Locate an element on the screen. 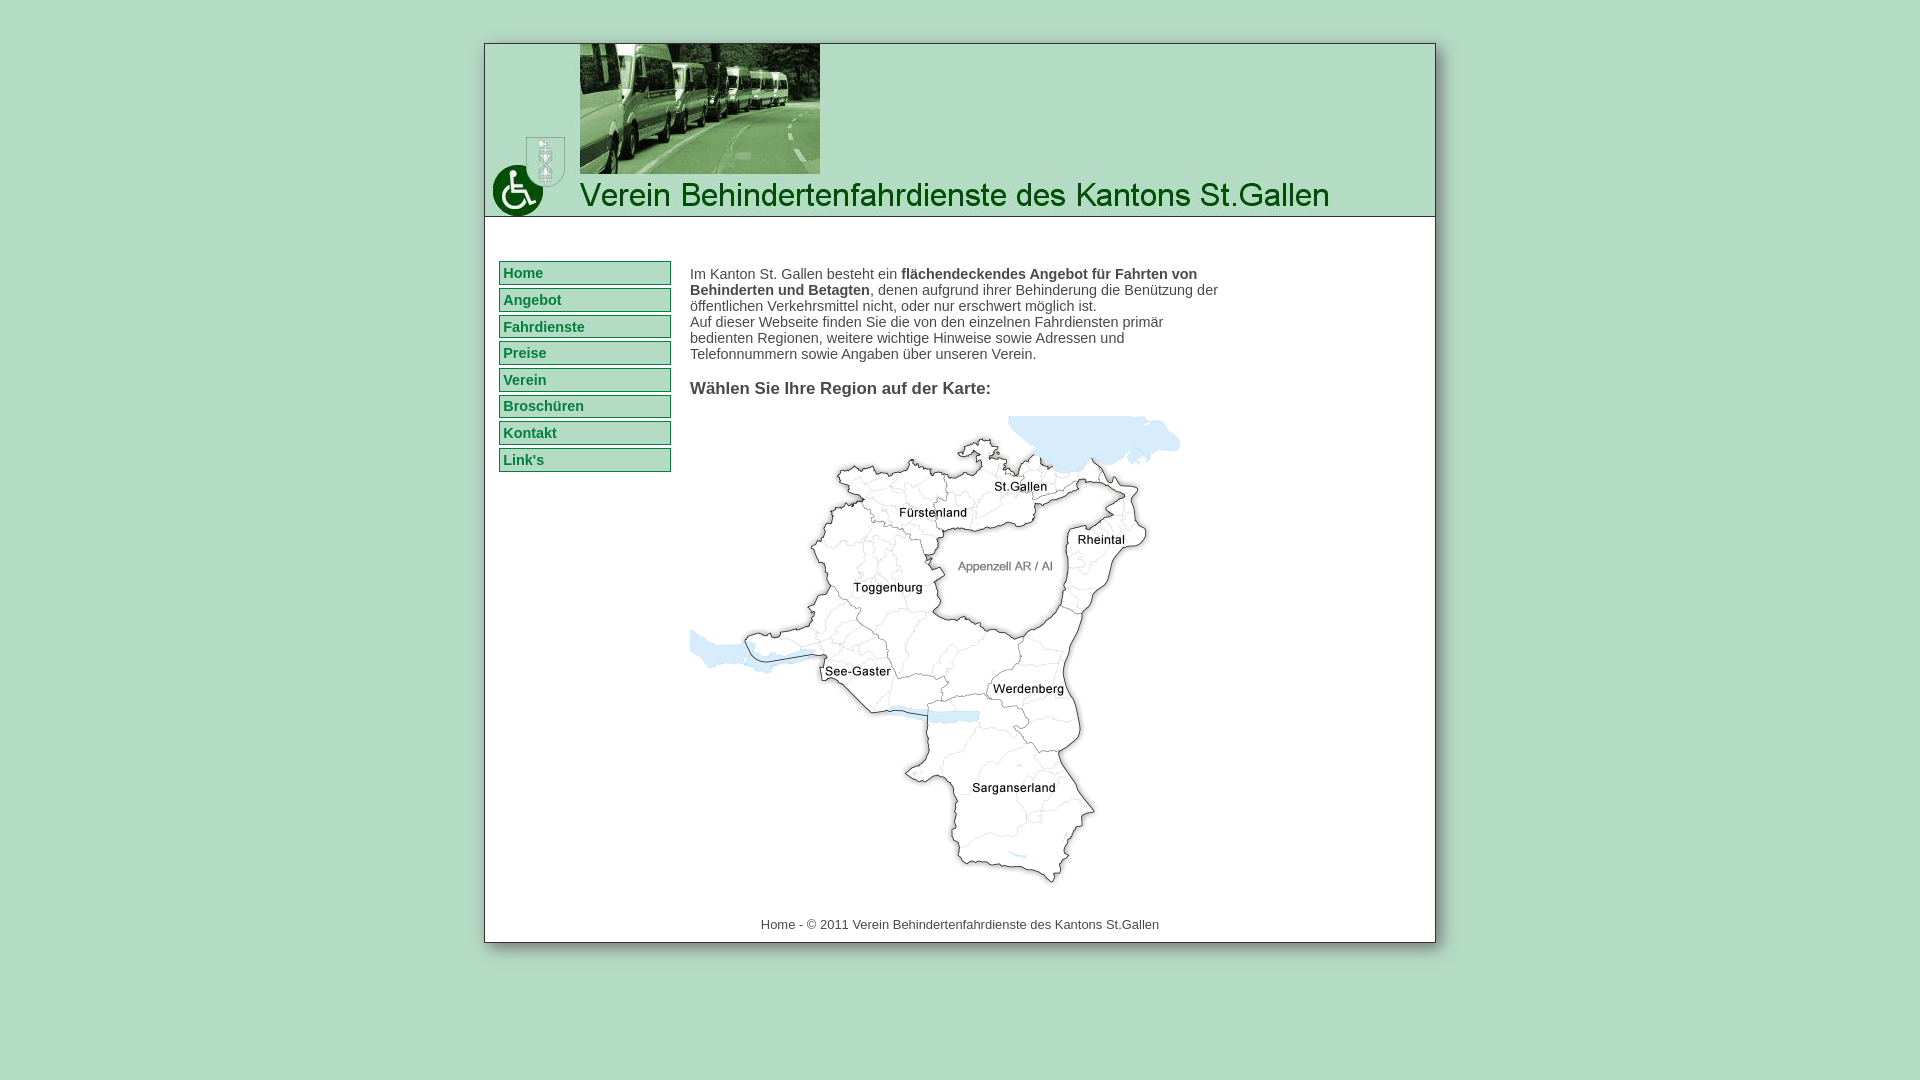  'Angebot' is located at coordinates (583, 300).